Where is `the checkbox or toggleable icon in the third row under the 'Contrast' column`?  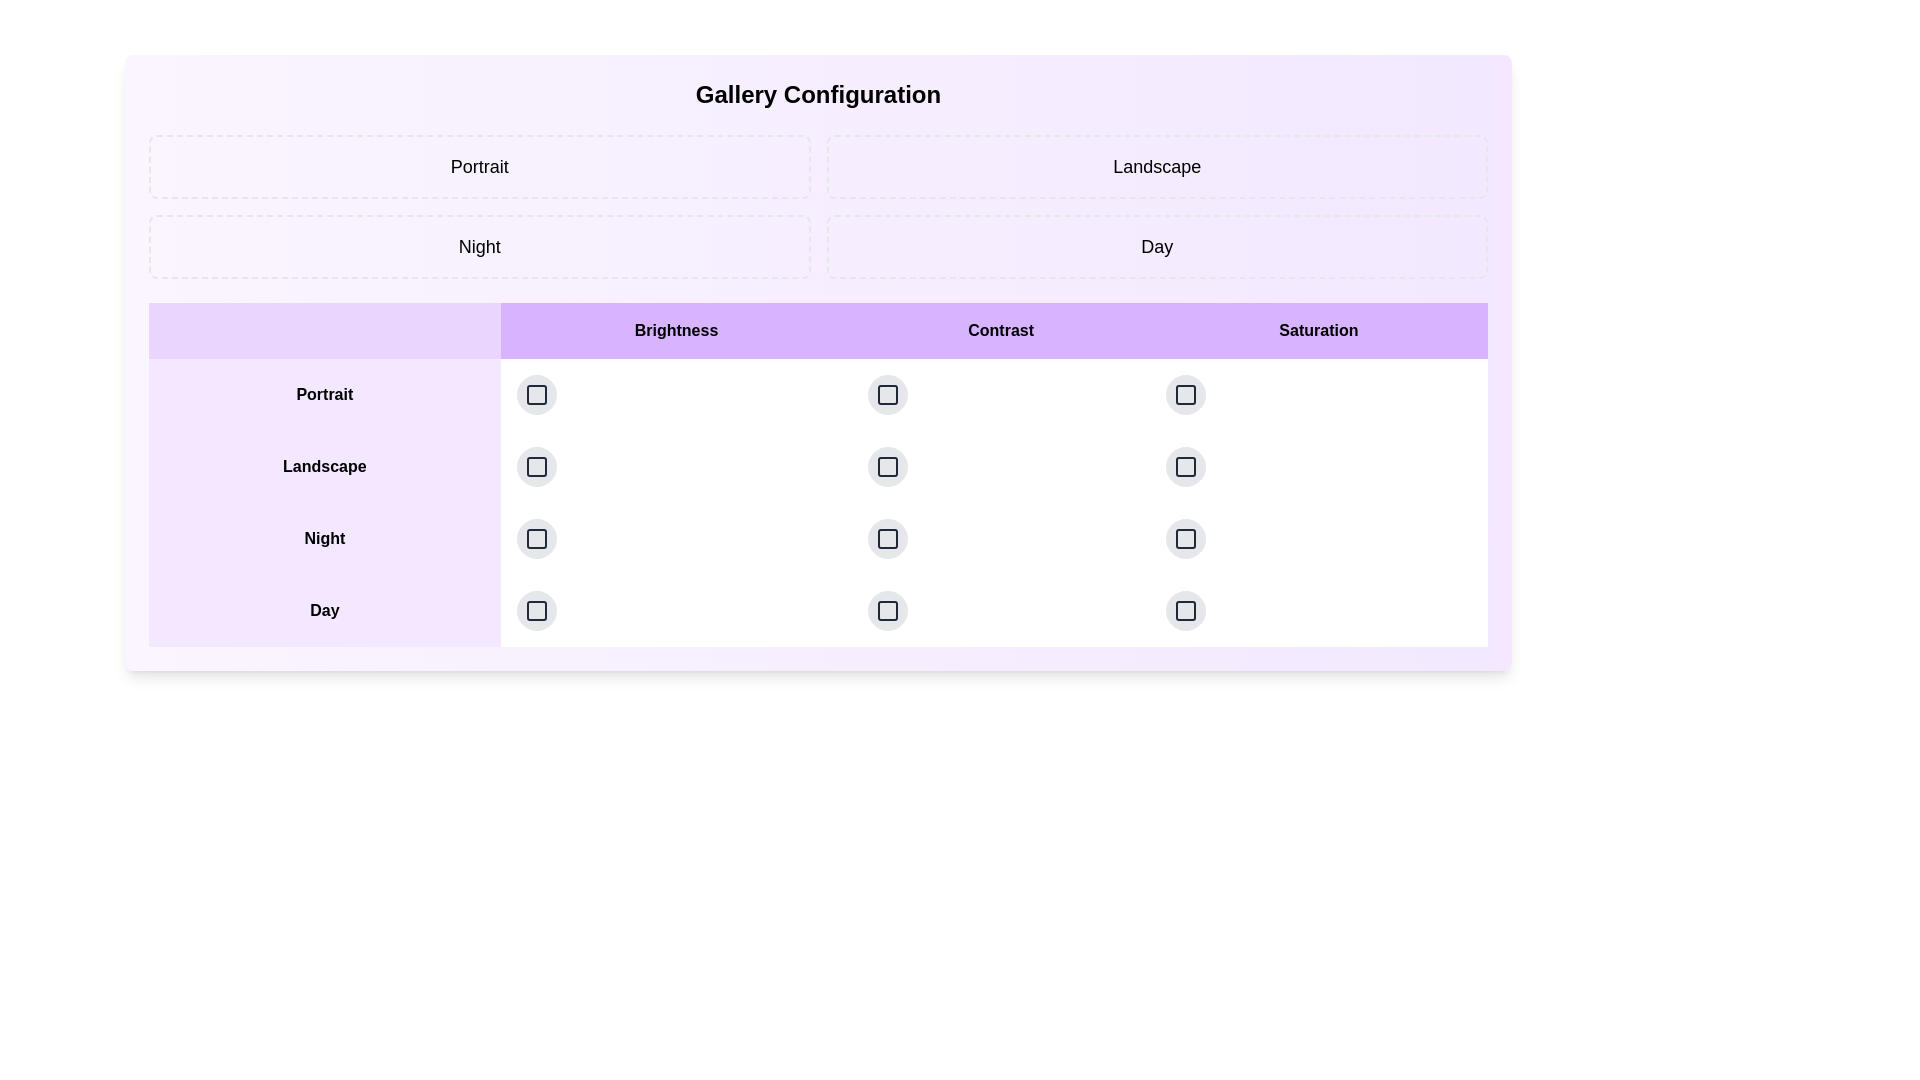 the checkbox or toggleable icon in the third row under the 'Contrast' column is located at coordinates (887, 538).